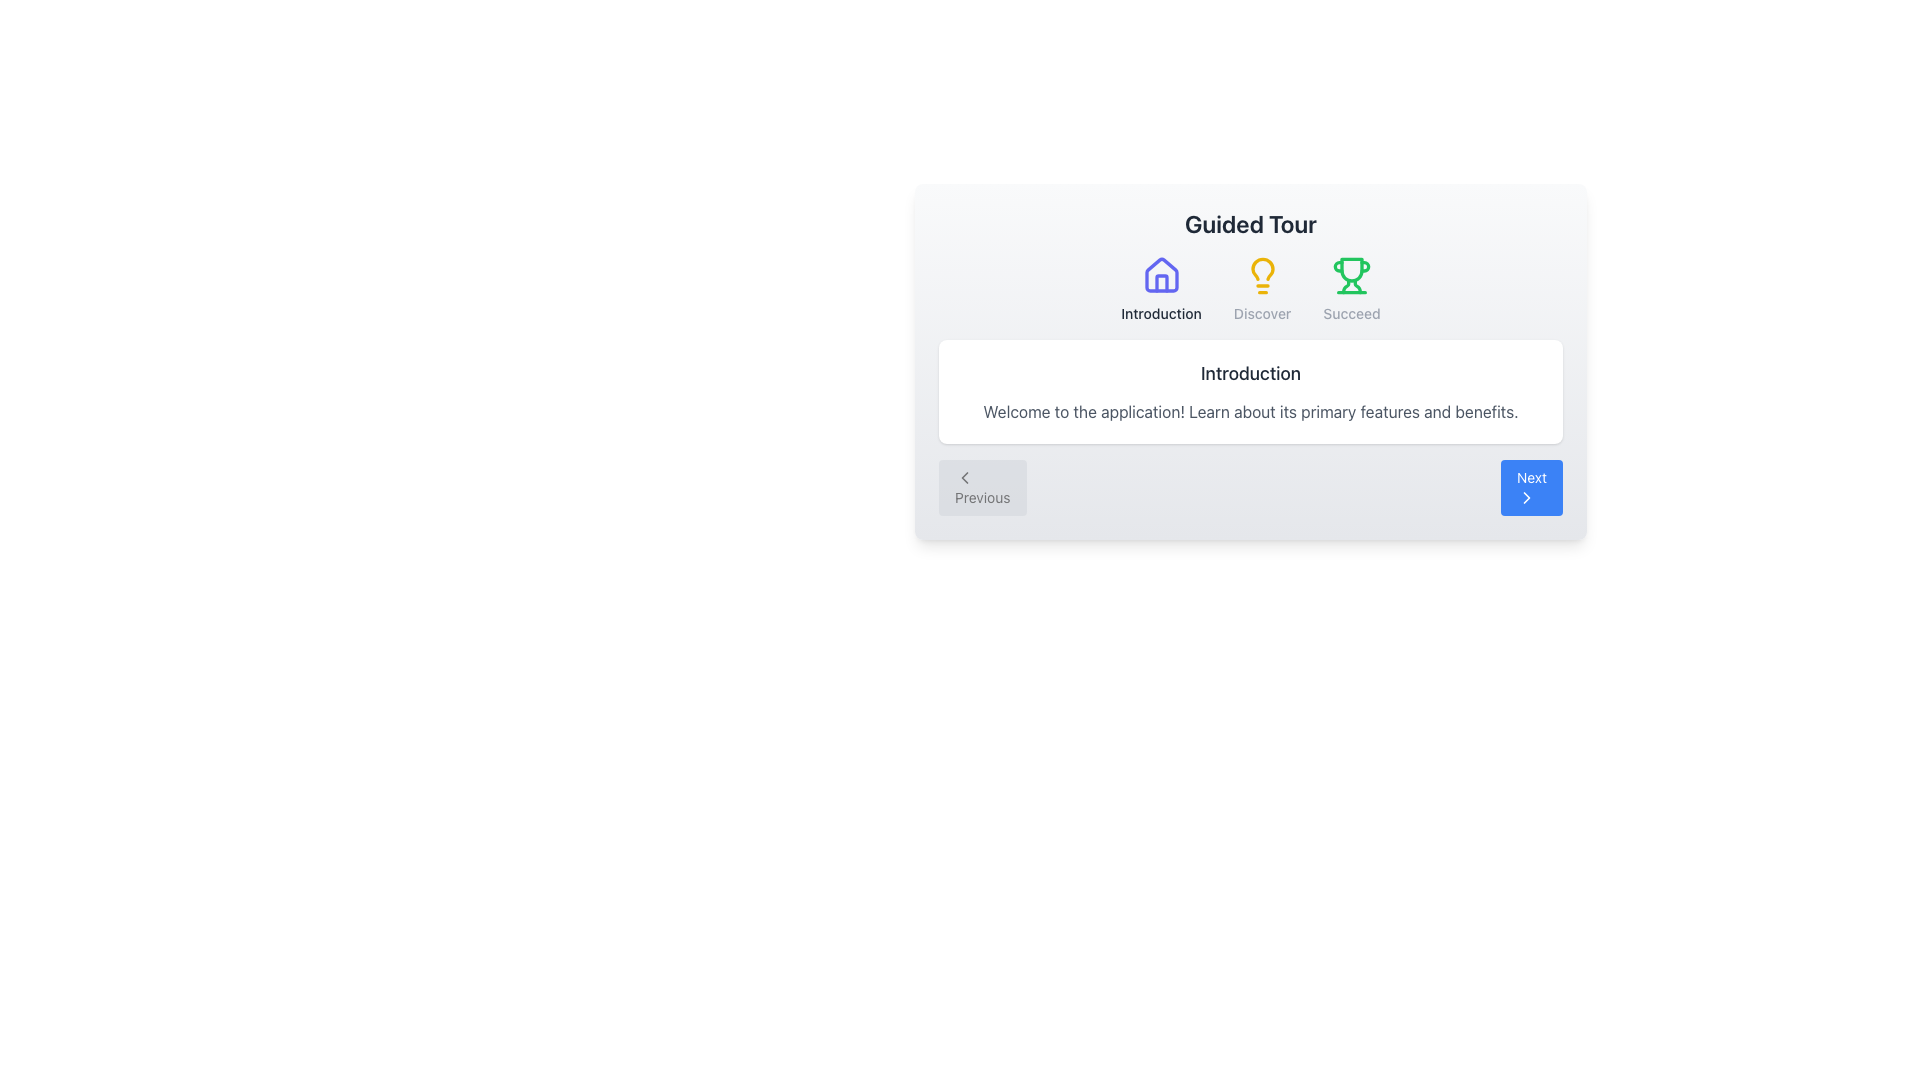  Describe the element at coordinates (1250, 362) in the screenshot. I see `the main content section that provides introductory text and navigation functionality for the guided tour steps` at that location.